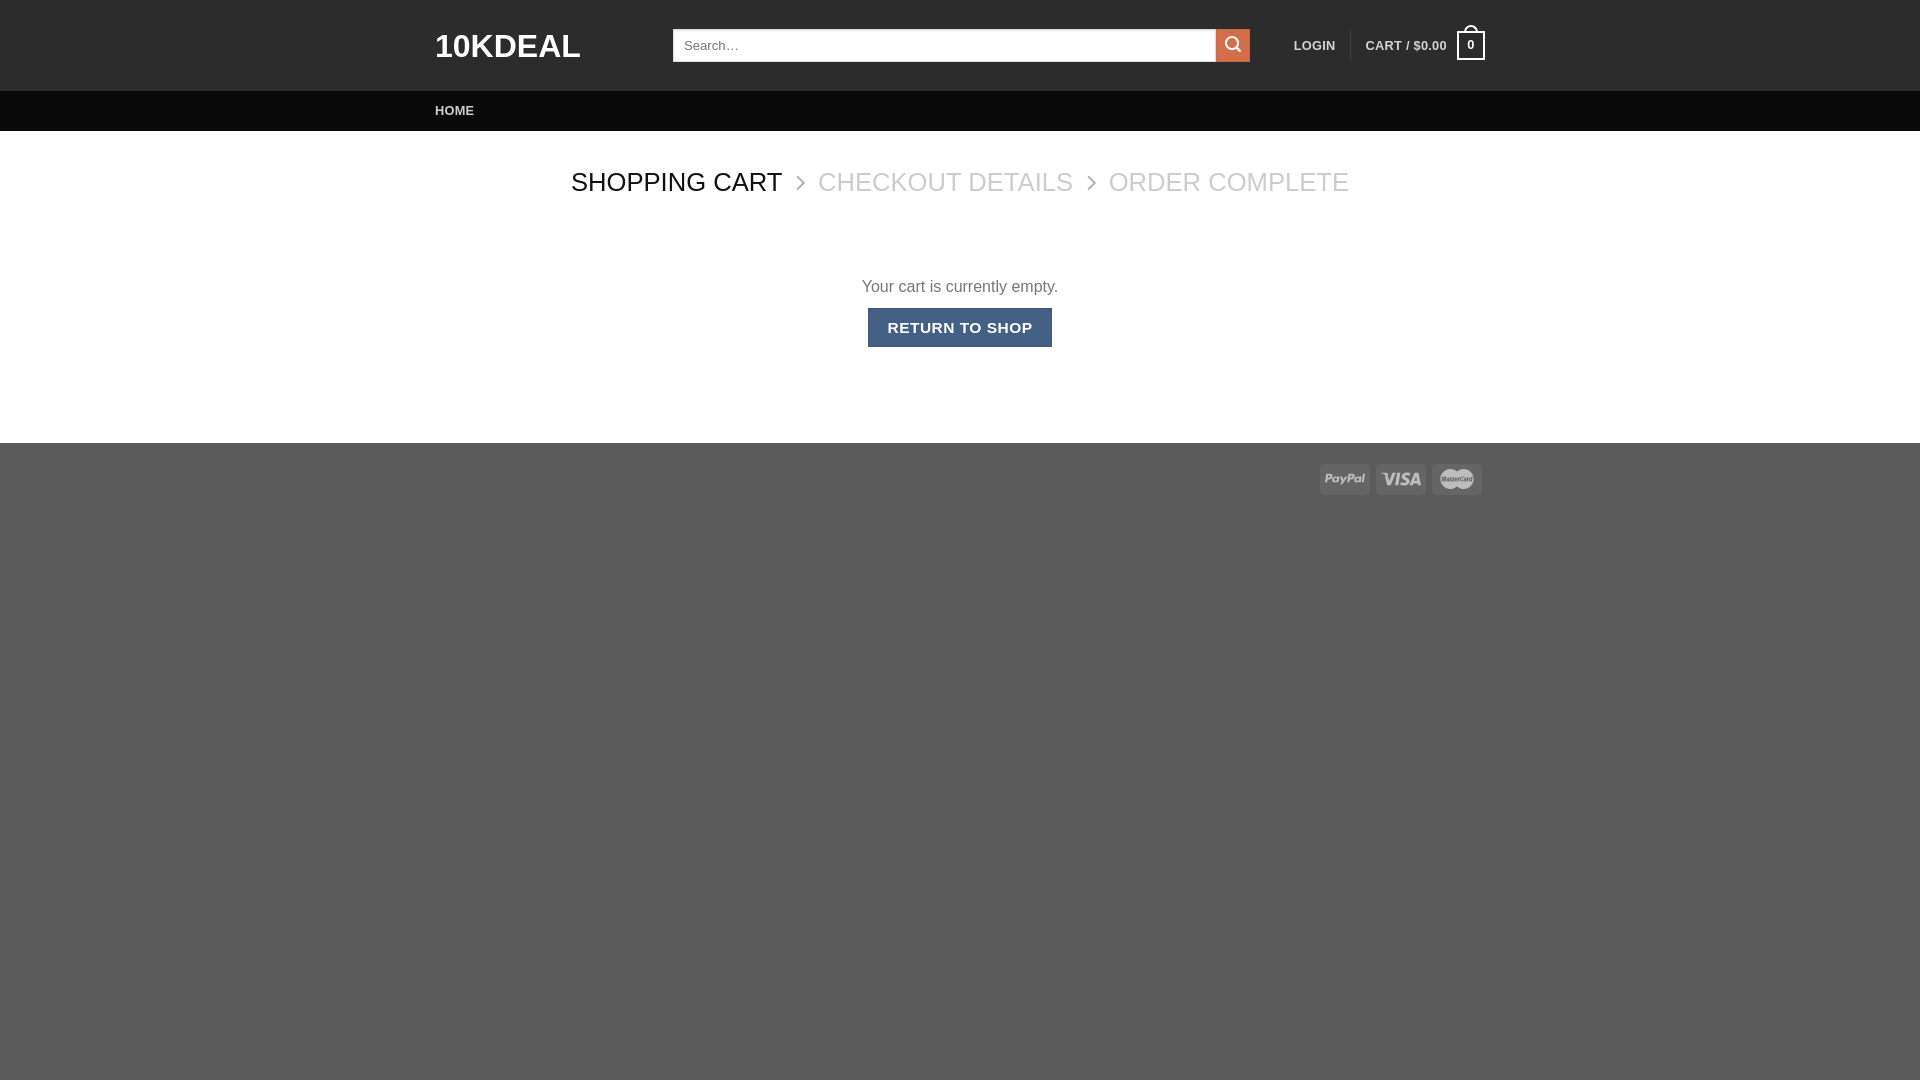 This screenshot has width=1920, height=1080. I want to click on 'LOGIN', so click(1315, 45).